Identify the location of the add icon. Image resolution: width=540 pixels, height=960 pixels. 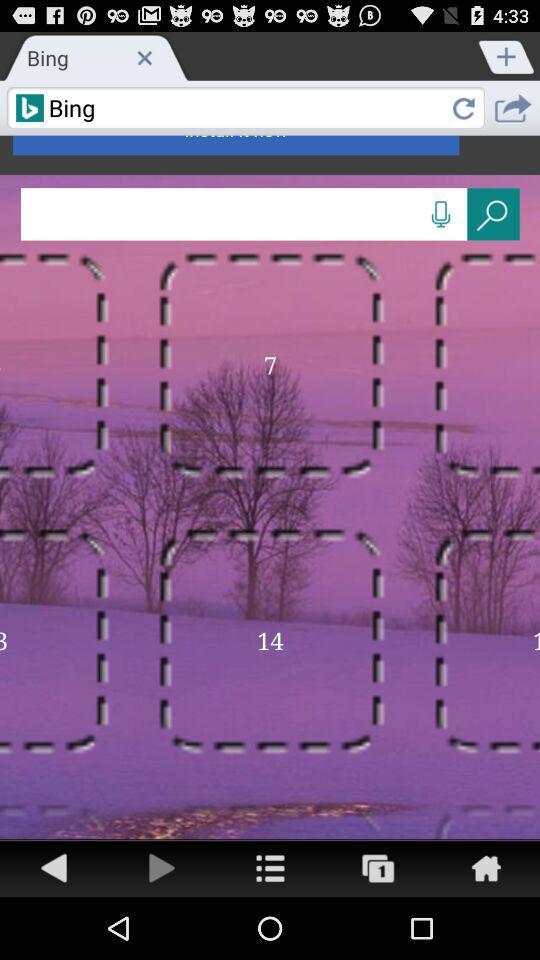
(507, 58).